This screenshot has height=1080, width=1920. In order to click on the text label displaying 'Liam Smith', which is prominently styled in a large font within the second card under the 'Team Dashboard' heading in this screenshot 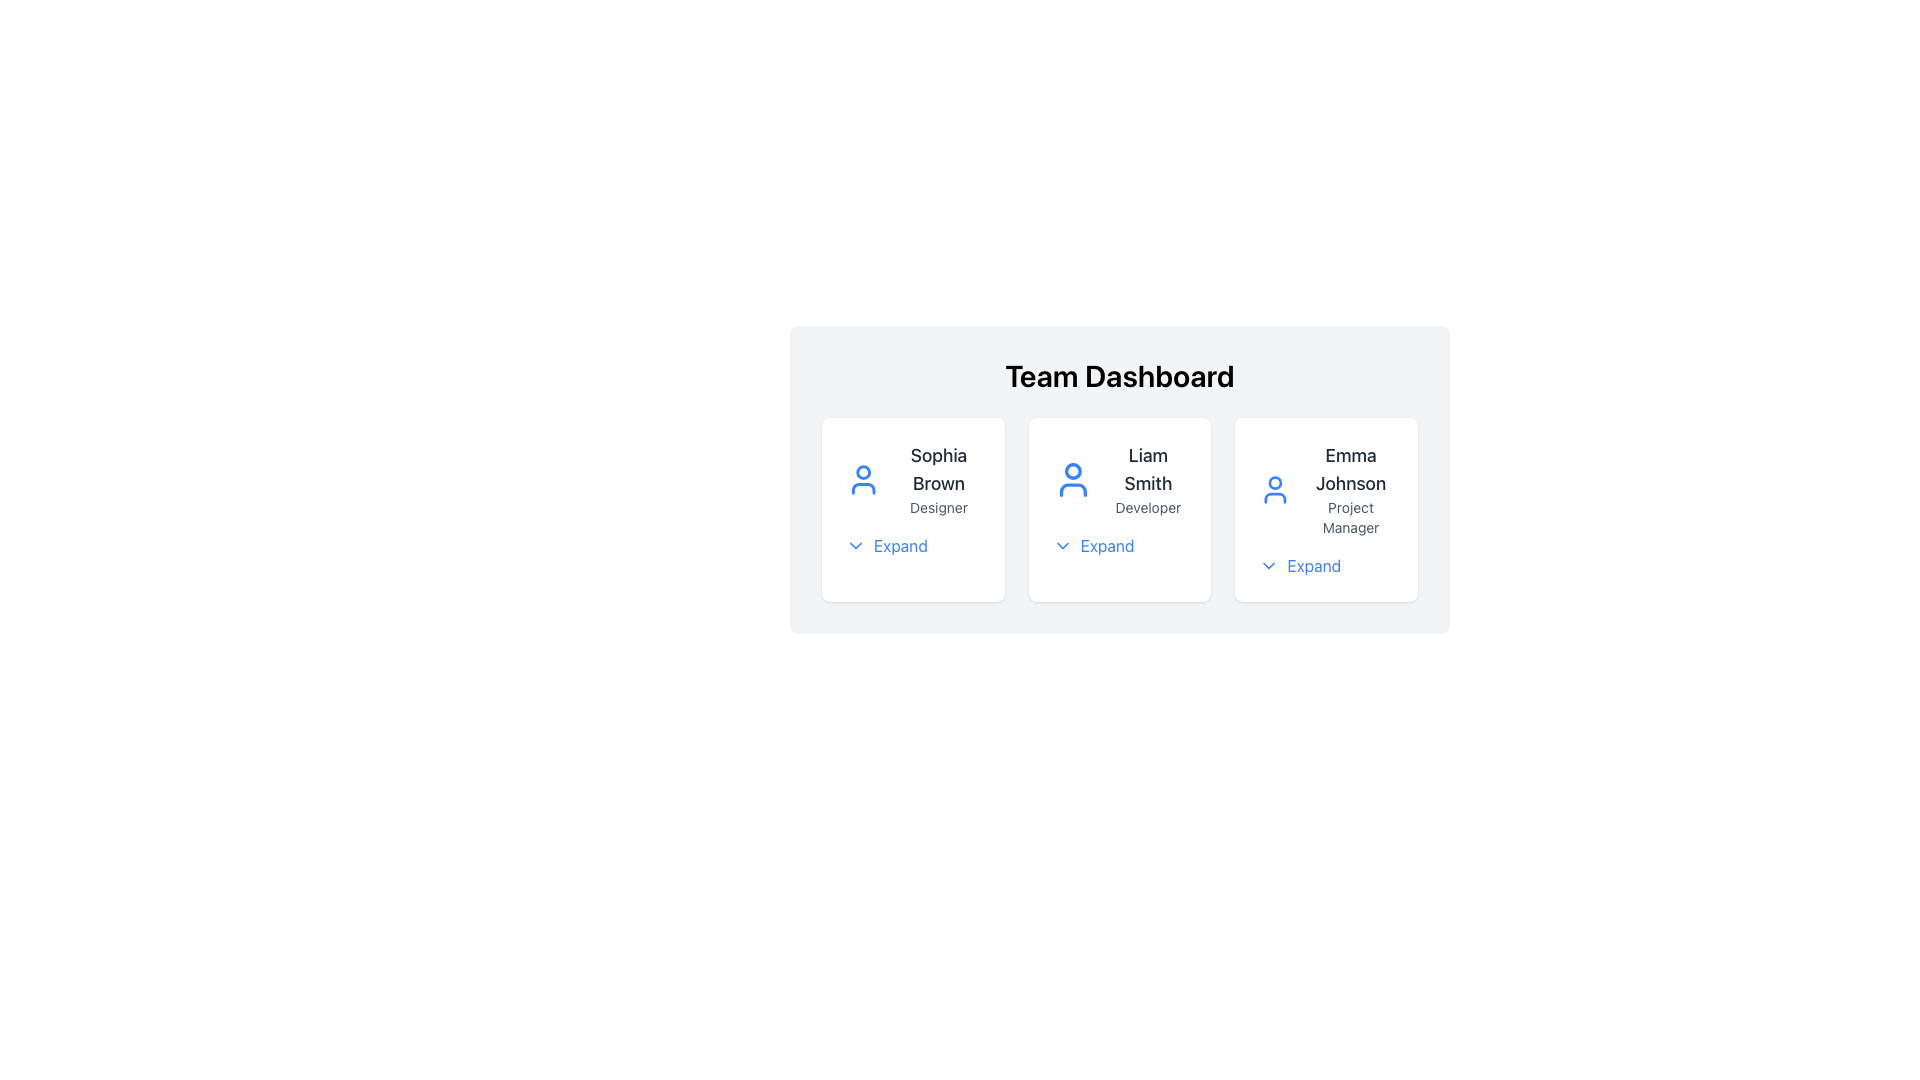, I will do `click(1148, 470)`.